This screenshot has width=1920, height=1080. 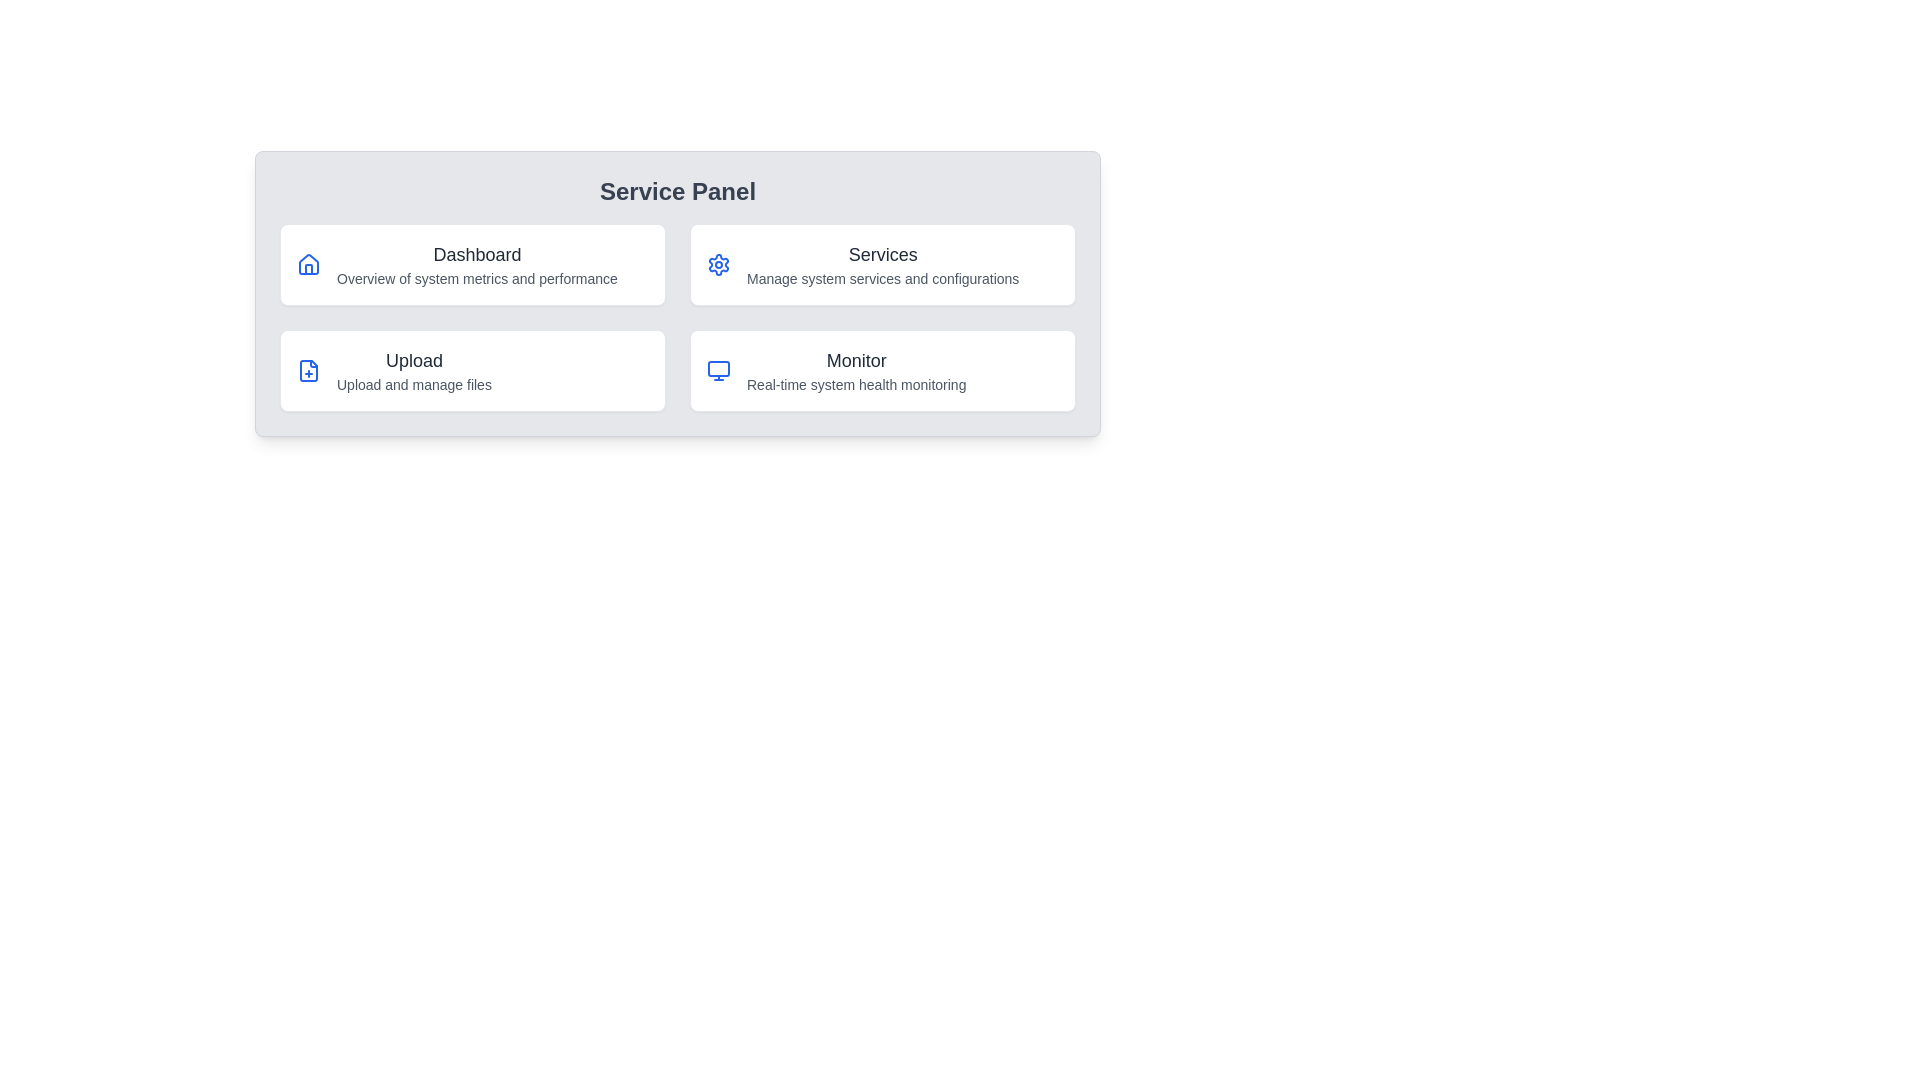 I want to click on the Text Label that serves as a title for the card indicating file upload operations, located in the upper half of the card above the text 'Upload and manage files', so click(x=413, y=361).